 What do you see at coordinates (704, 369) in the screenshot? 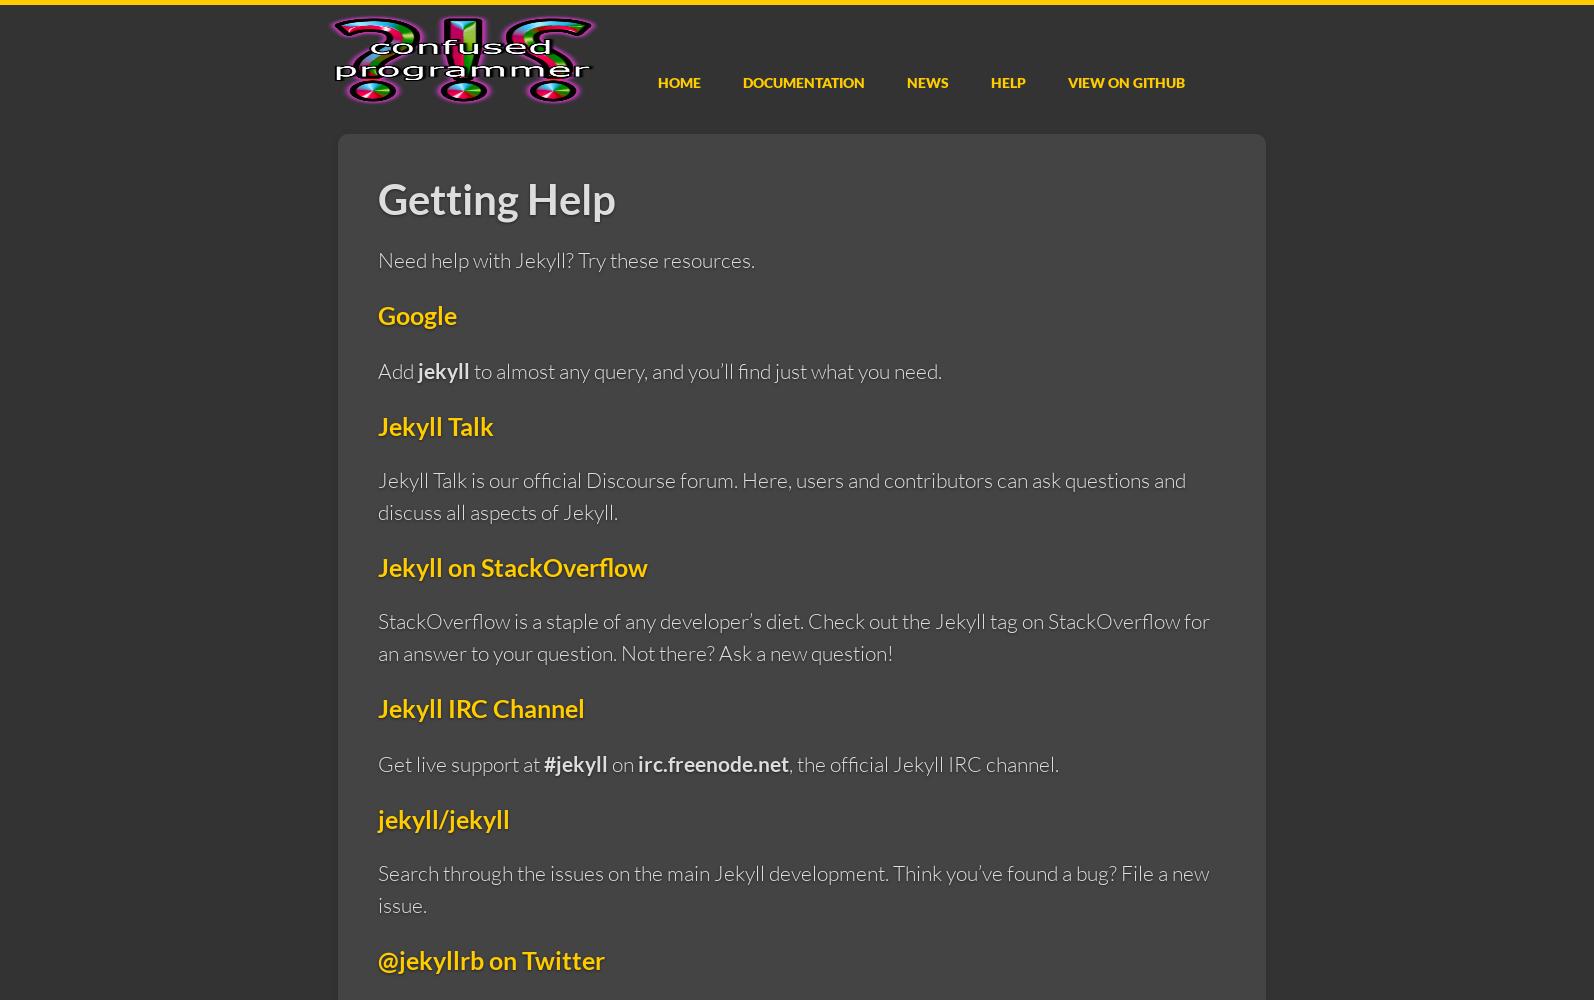
I see `'to almost any query, and you’ll find just what you need.'` at bounding box center [704, 369].